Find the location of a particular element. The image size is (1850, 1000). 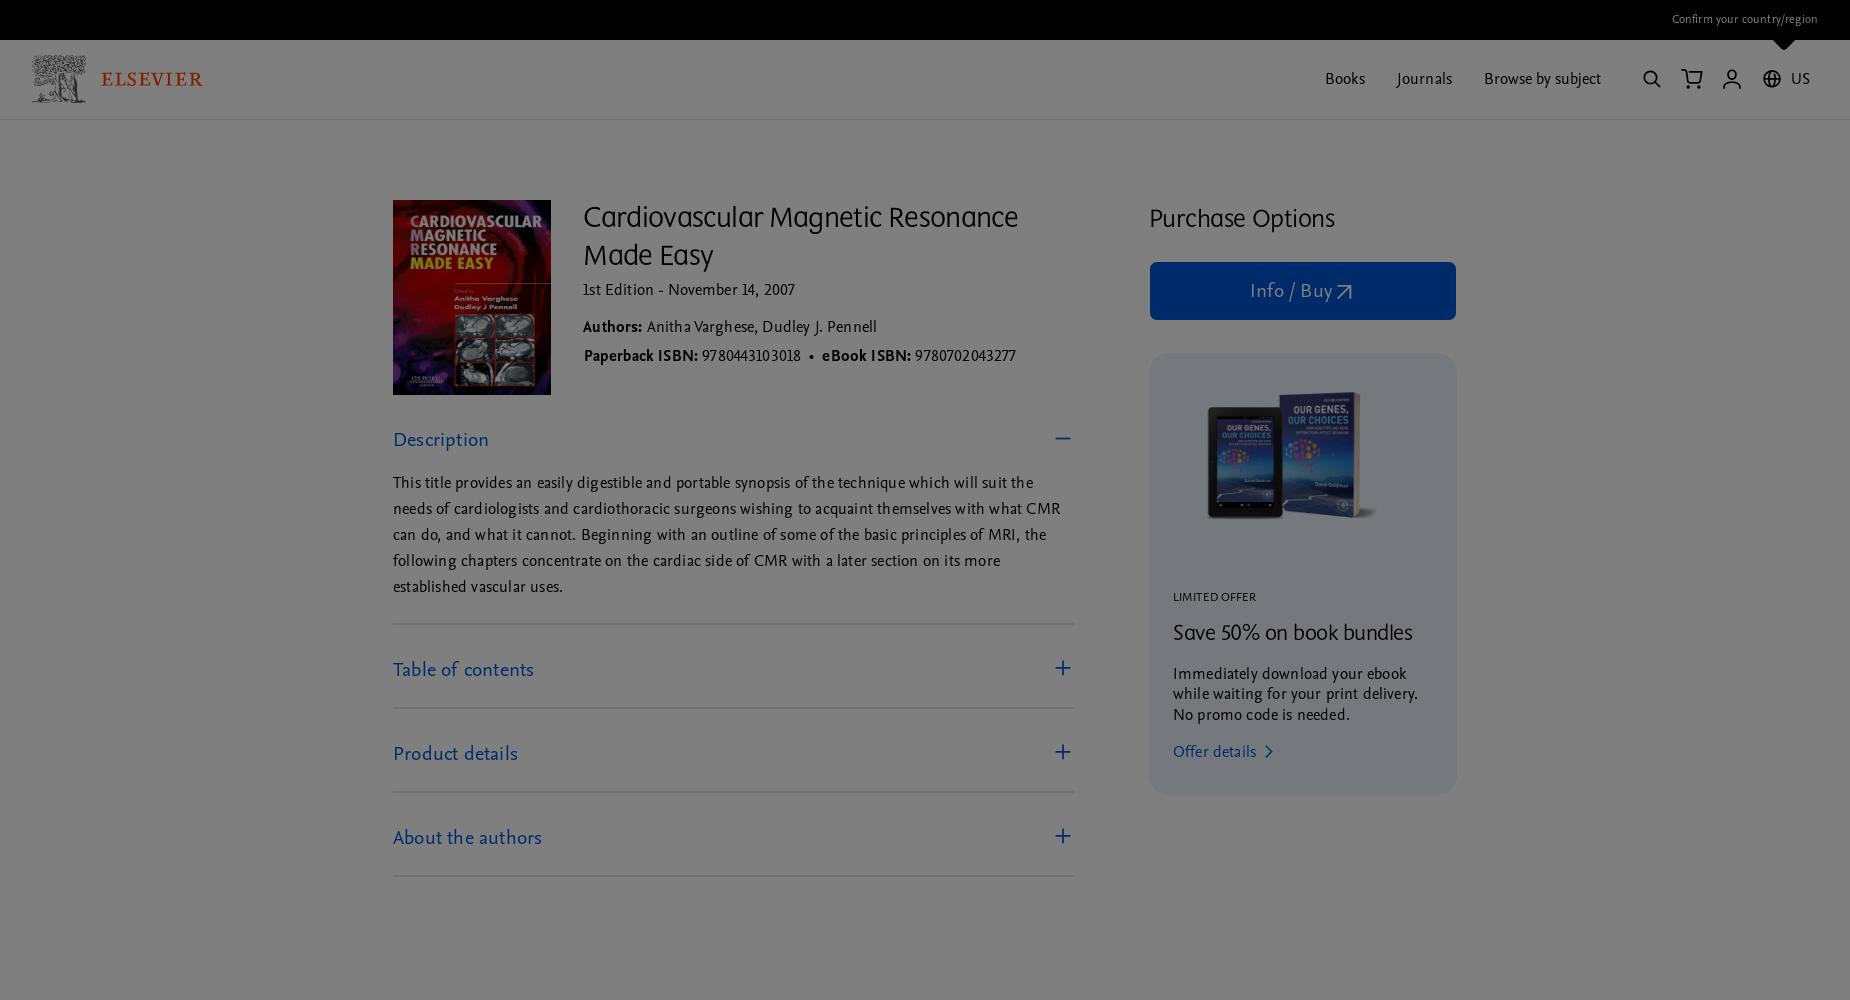

'Immediately download your ebook while waiting for your print delivery. No promo code is needed.' is located at coordinates (1294, 693).